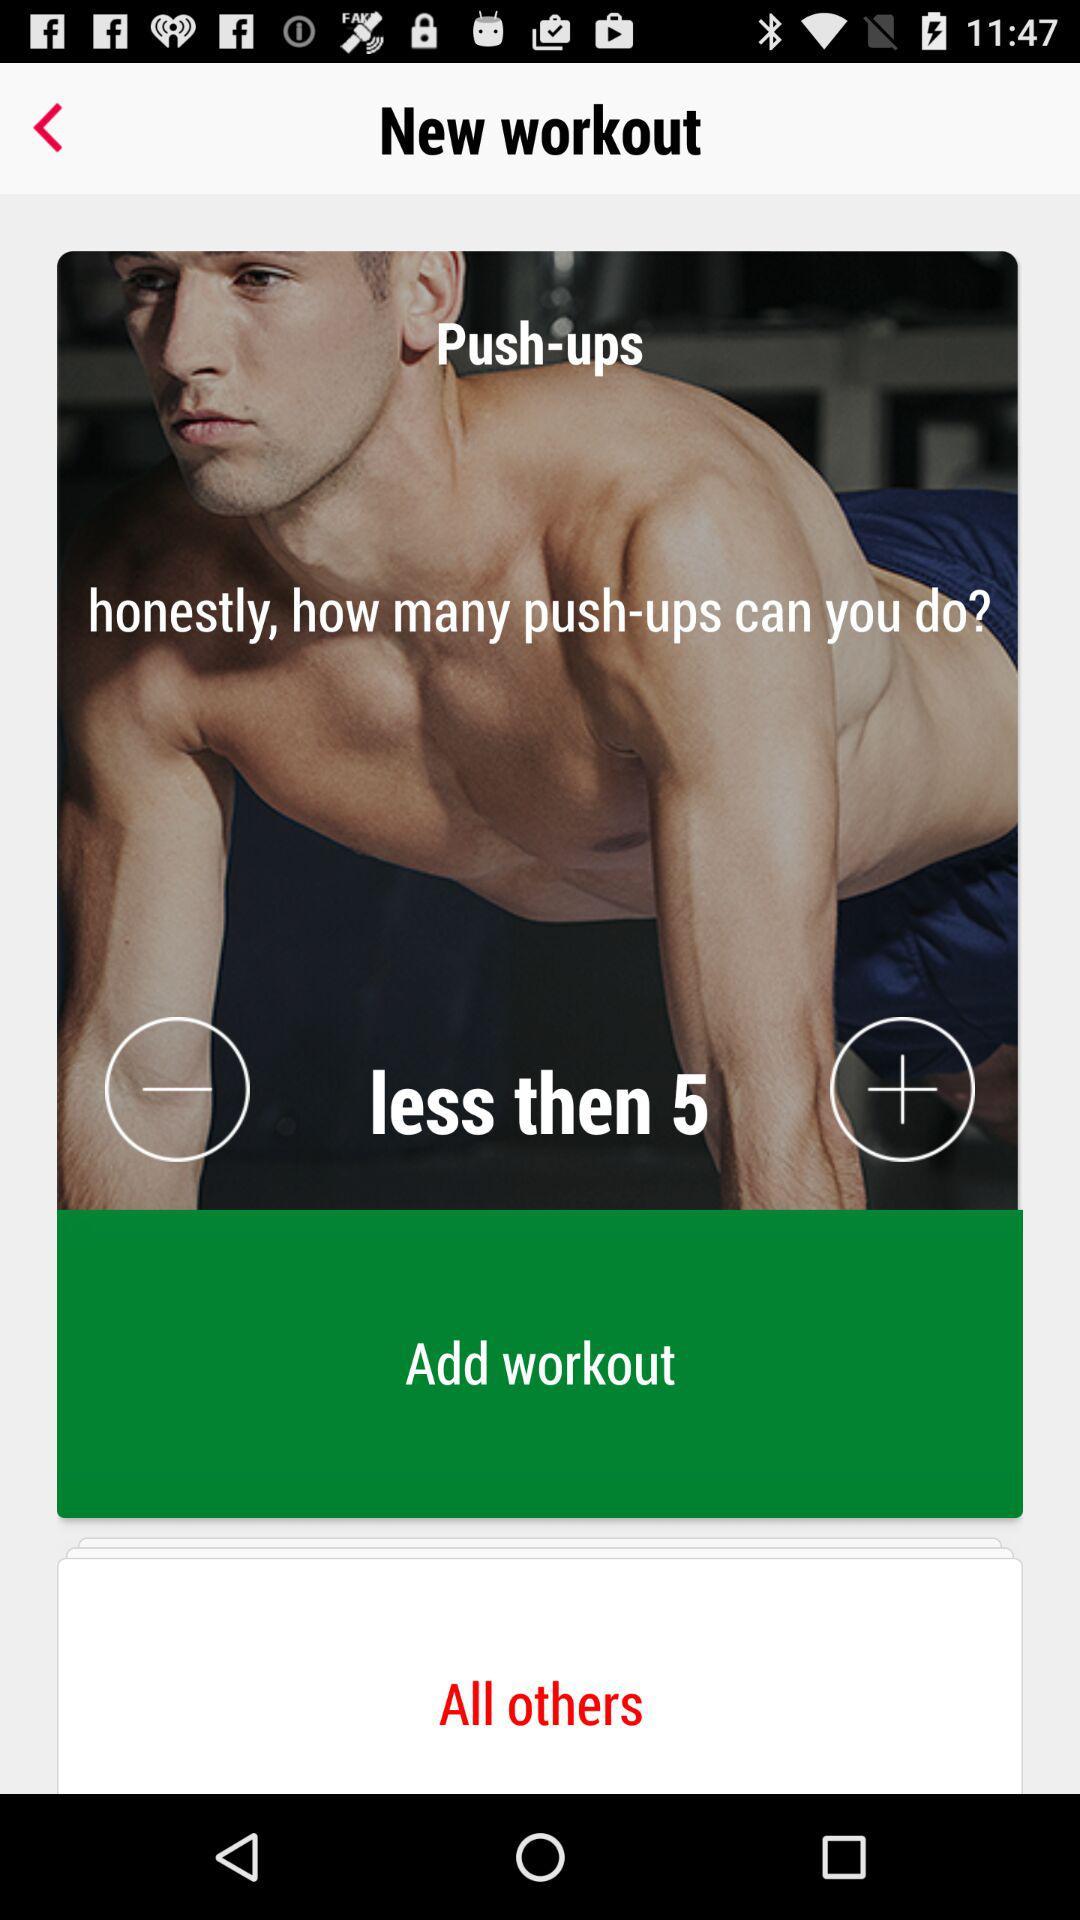  I want to click on the button below the add workout, so click(540, 1661).